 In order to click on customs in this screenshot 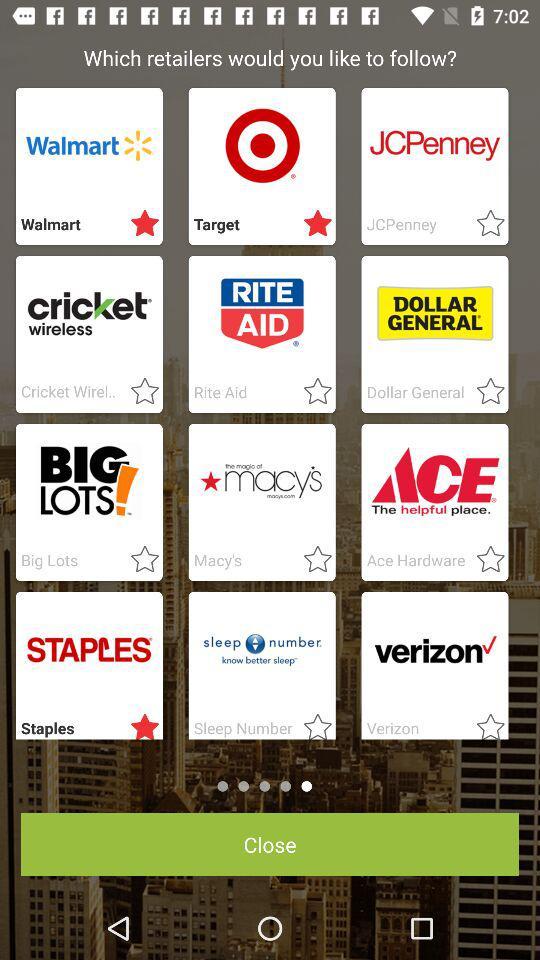, I will do `click(138, 391)`.